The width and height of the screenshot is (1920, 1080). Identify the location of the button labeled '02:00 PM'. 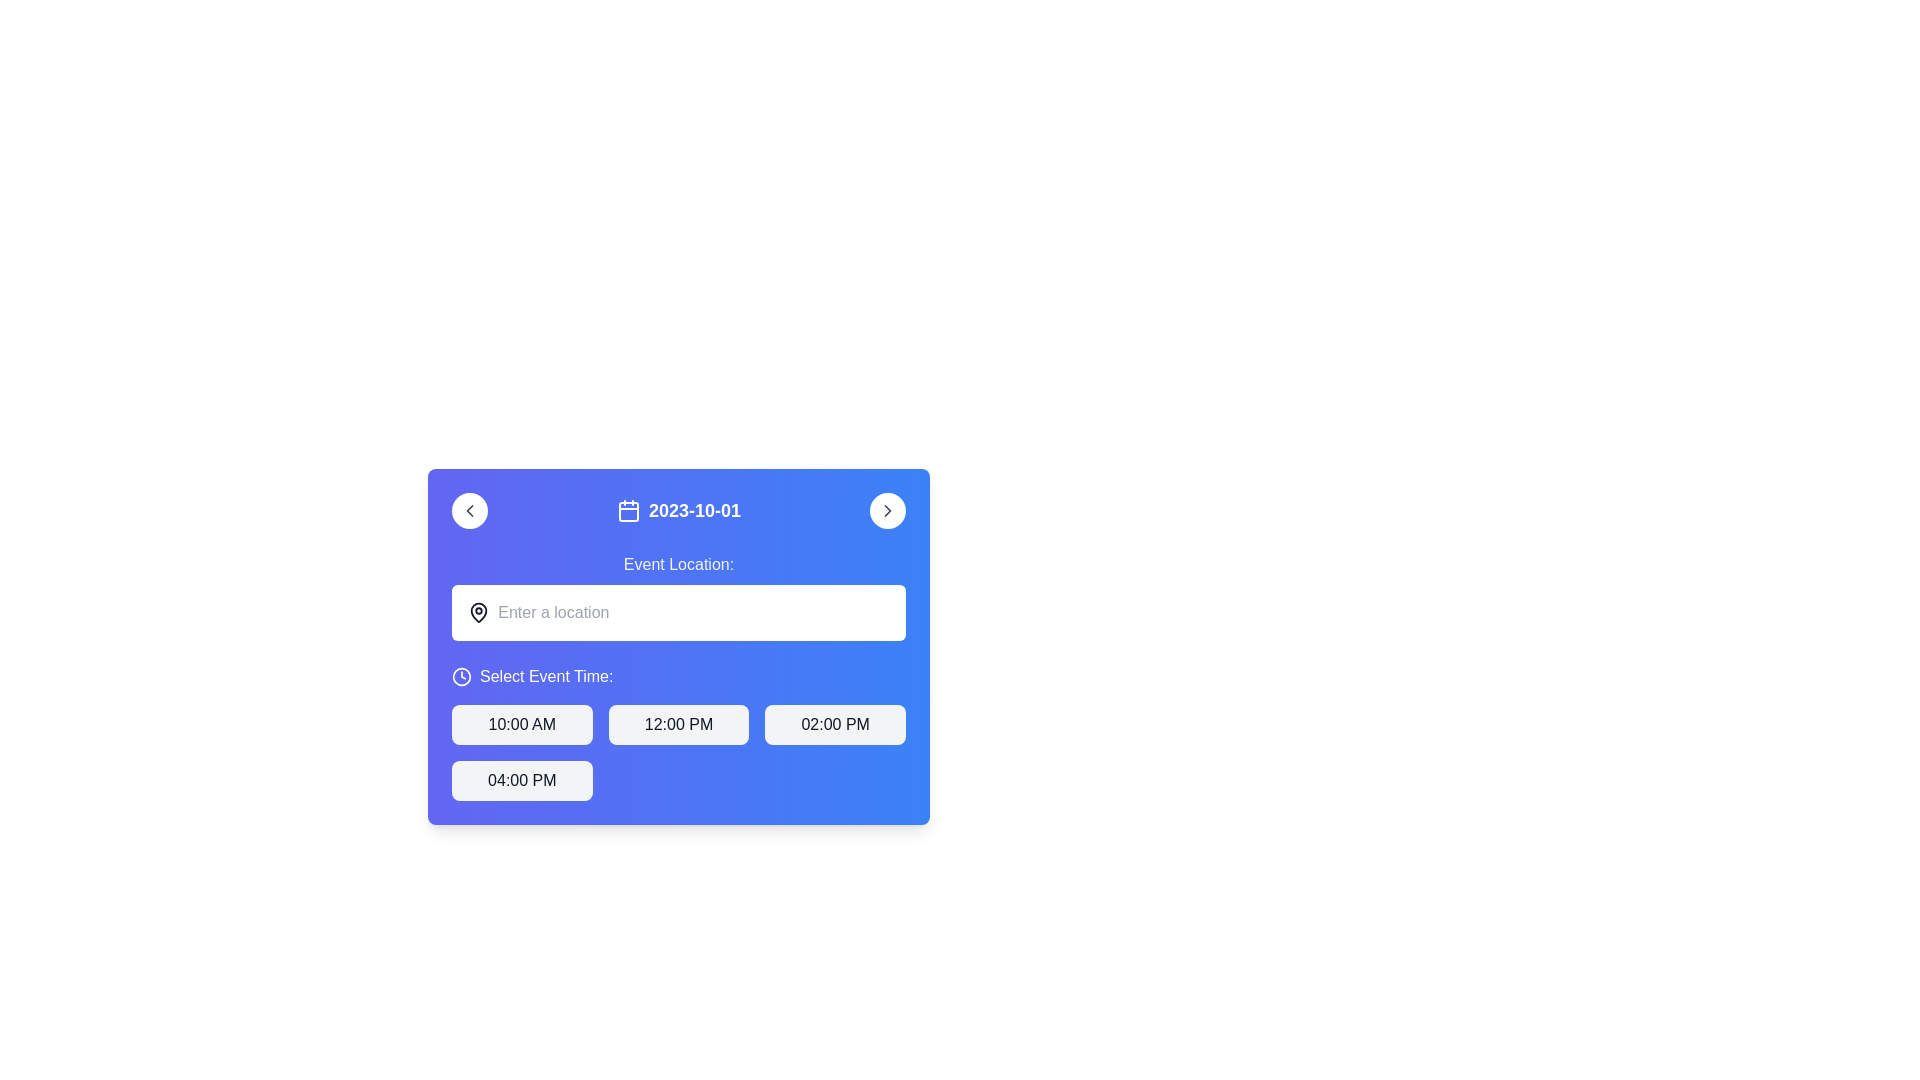
(835, 725).